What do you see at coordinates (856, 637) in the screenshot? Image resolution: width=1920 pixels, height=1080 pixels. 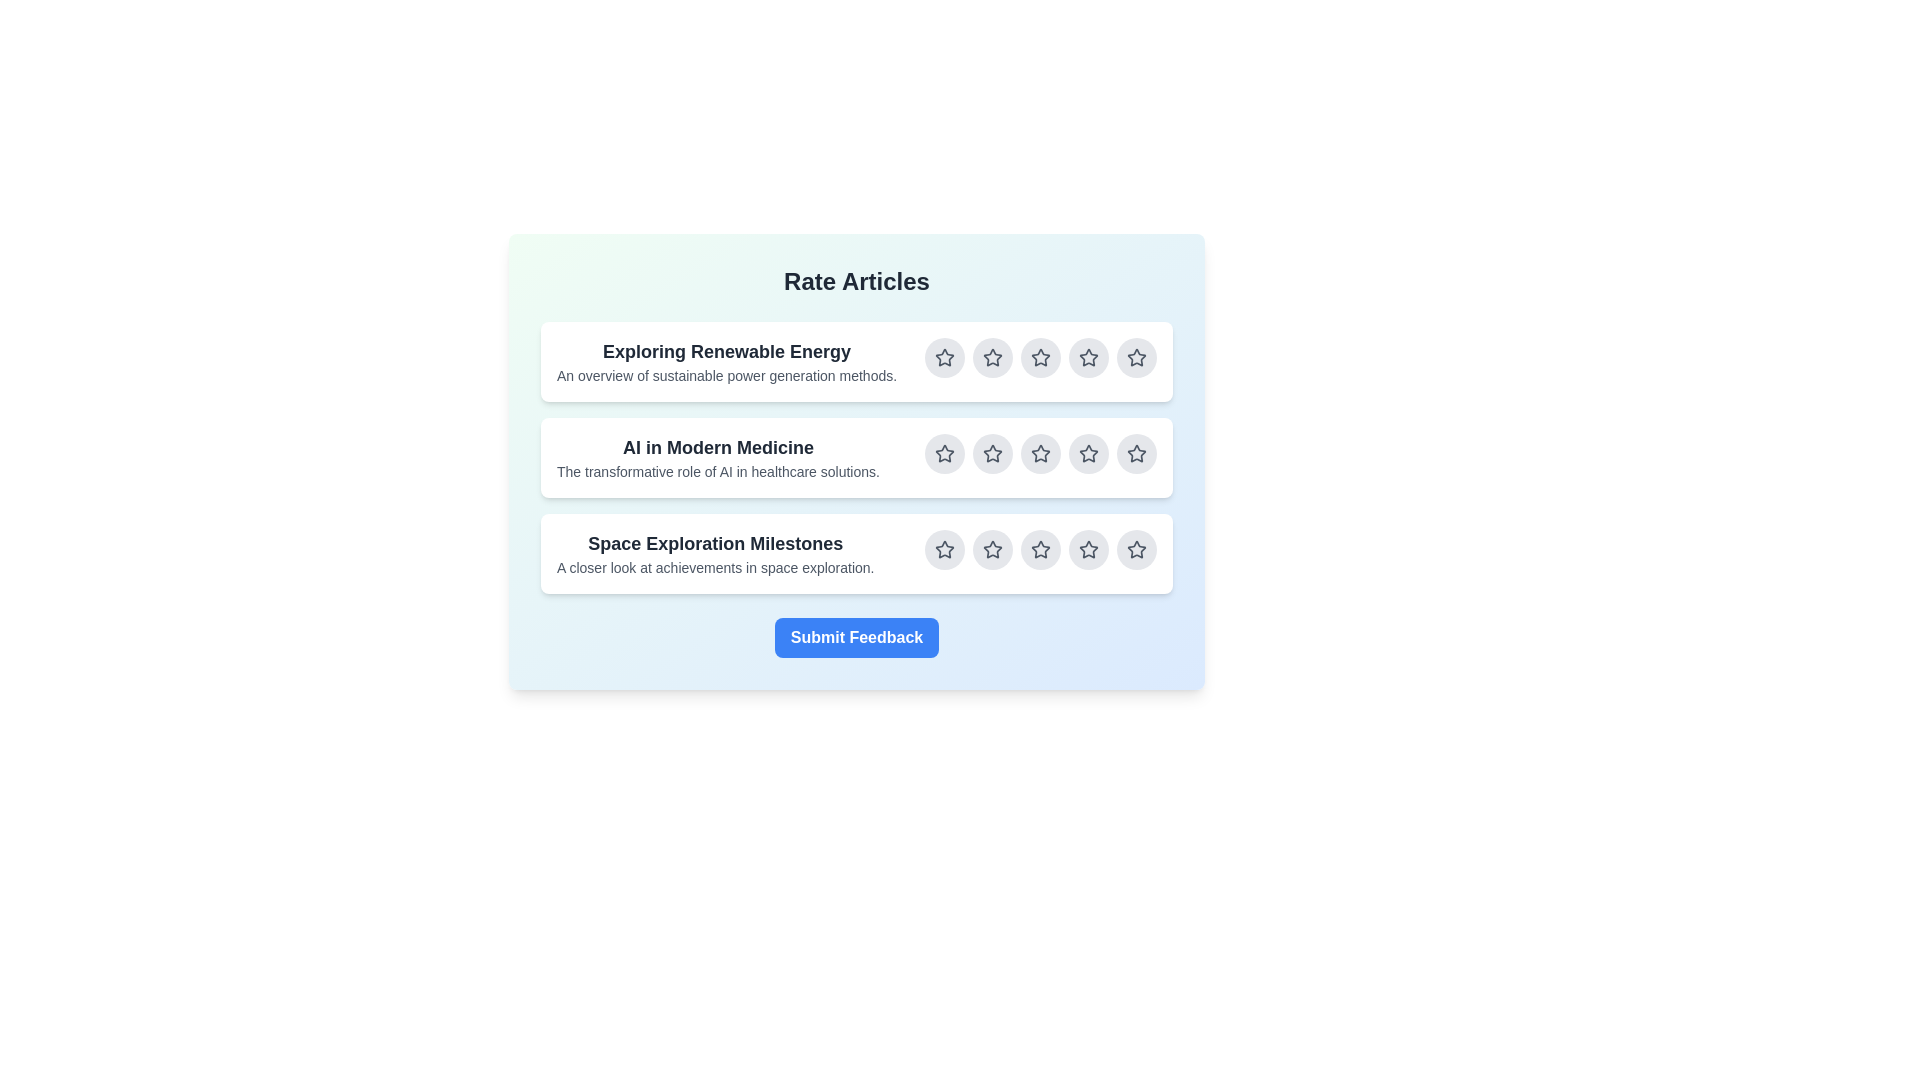 I see `the 'Submit Feedback' button to submit the feedback` at bounding box center [856, 637].